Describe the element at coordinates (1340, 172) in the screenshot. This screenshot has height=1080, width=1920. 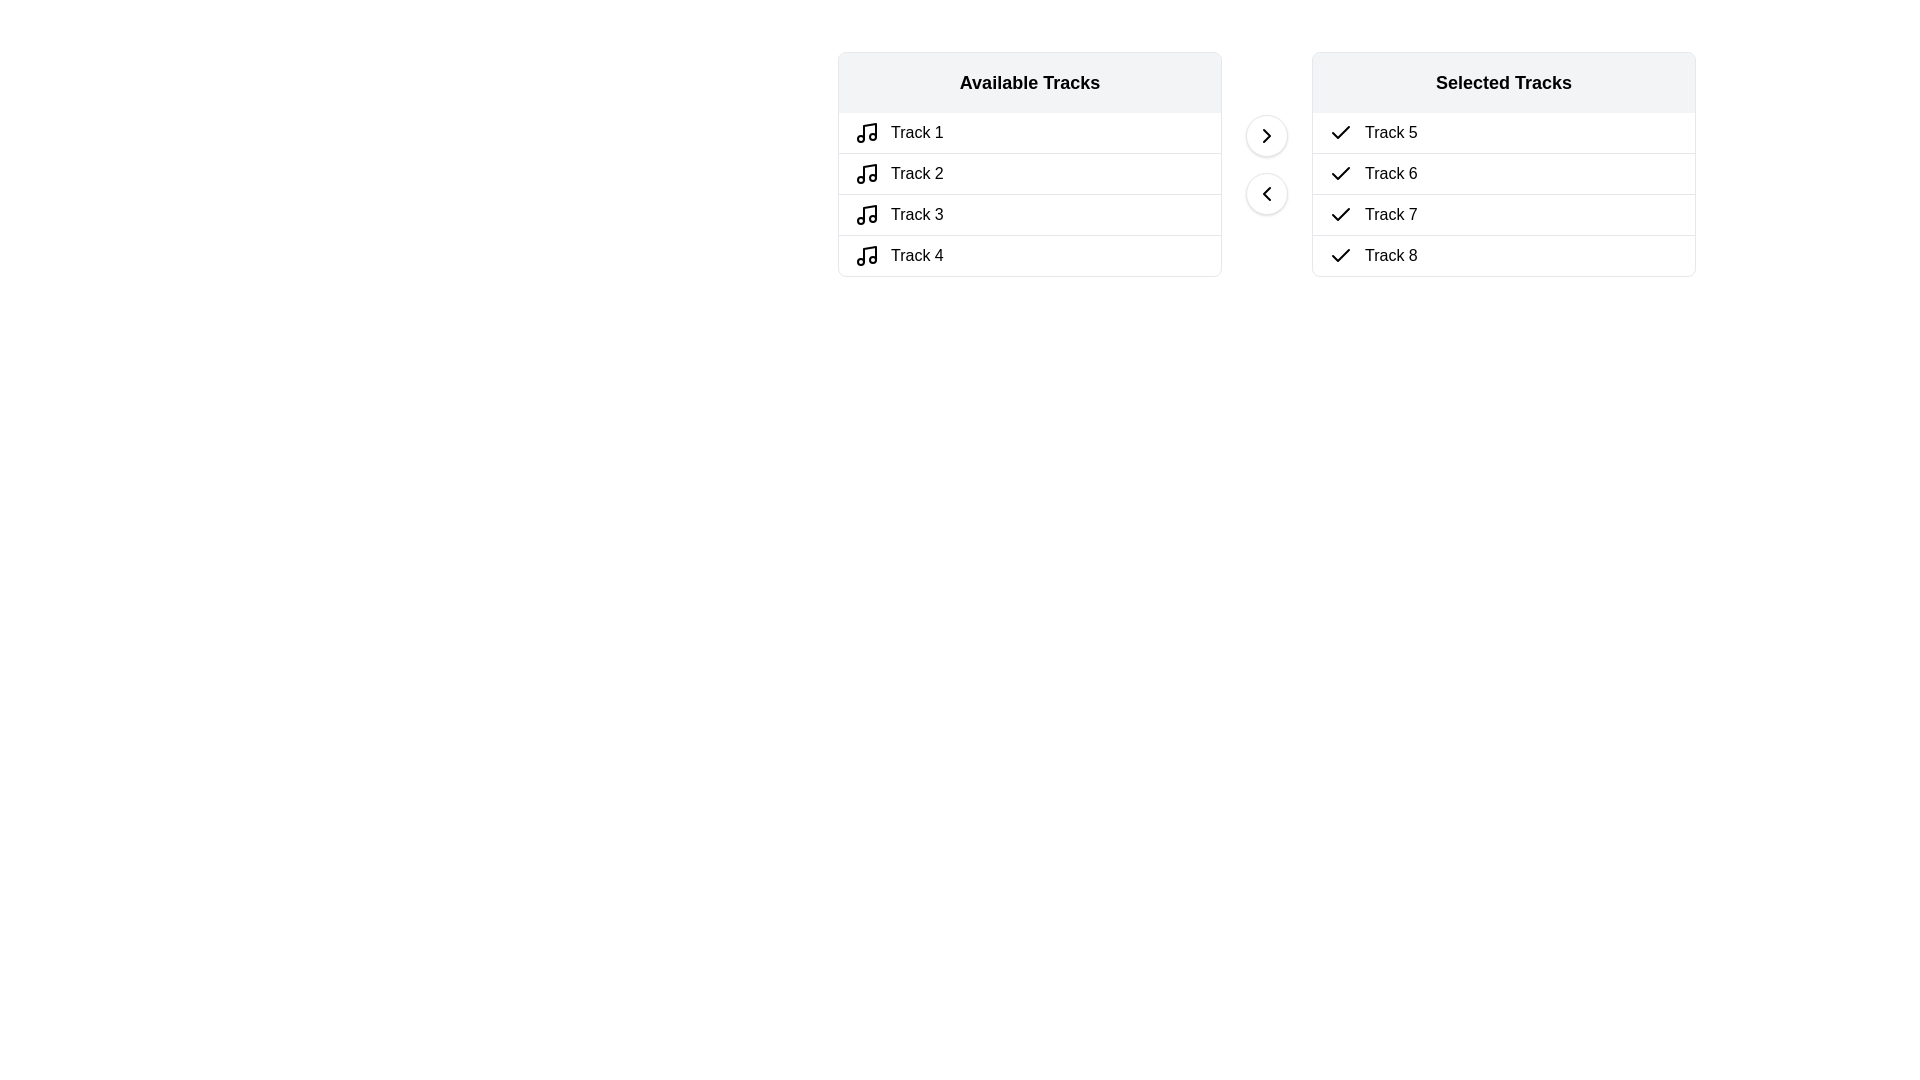
I see `the state of the 'Track 6' selection icon located in the 'Selected Tracks' section, next to the text 'Track 6'` at that location.